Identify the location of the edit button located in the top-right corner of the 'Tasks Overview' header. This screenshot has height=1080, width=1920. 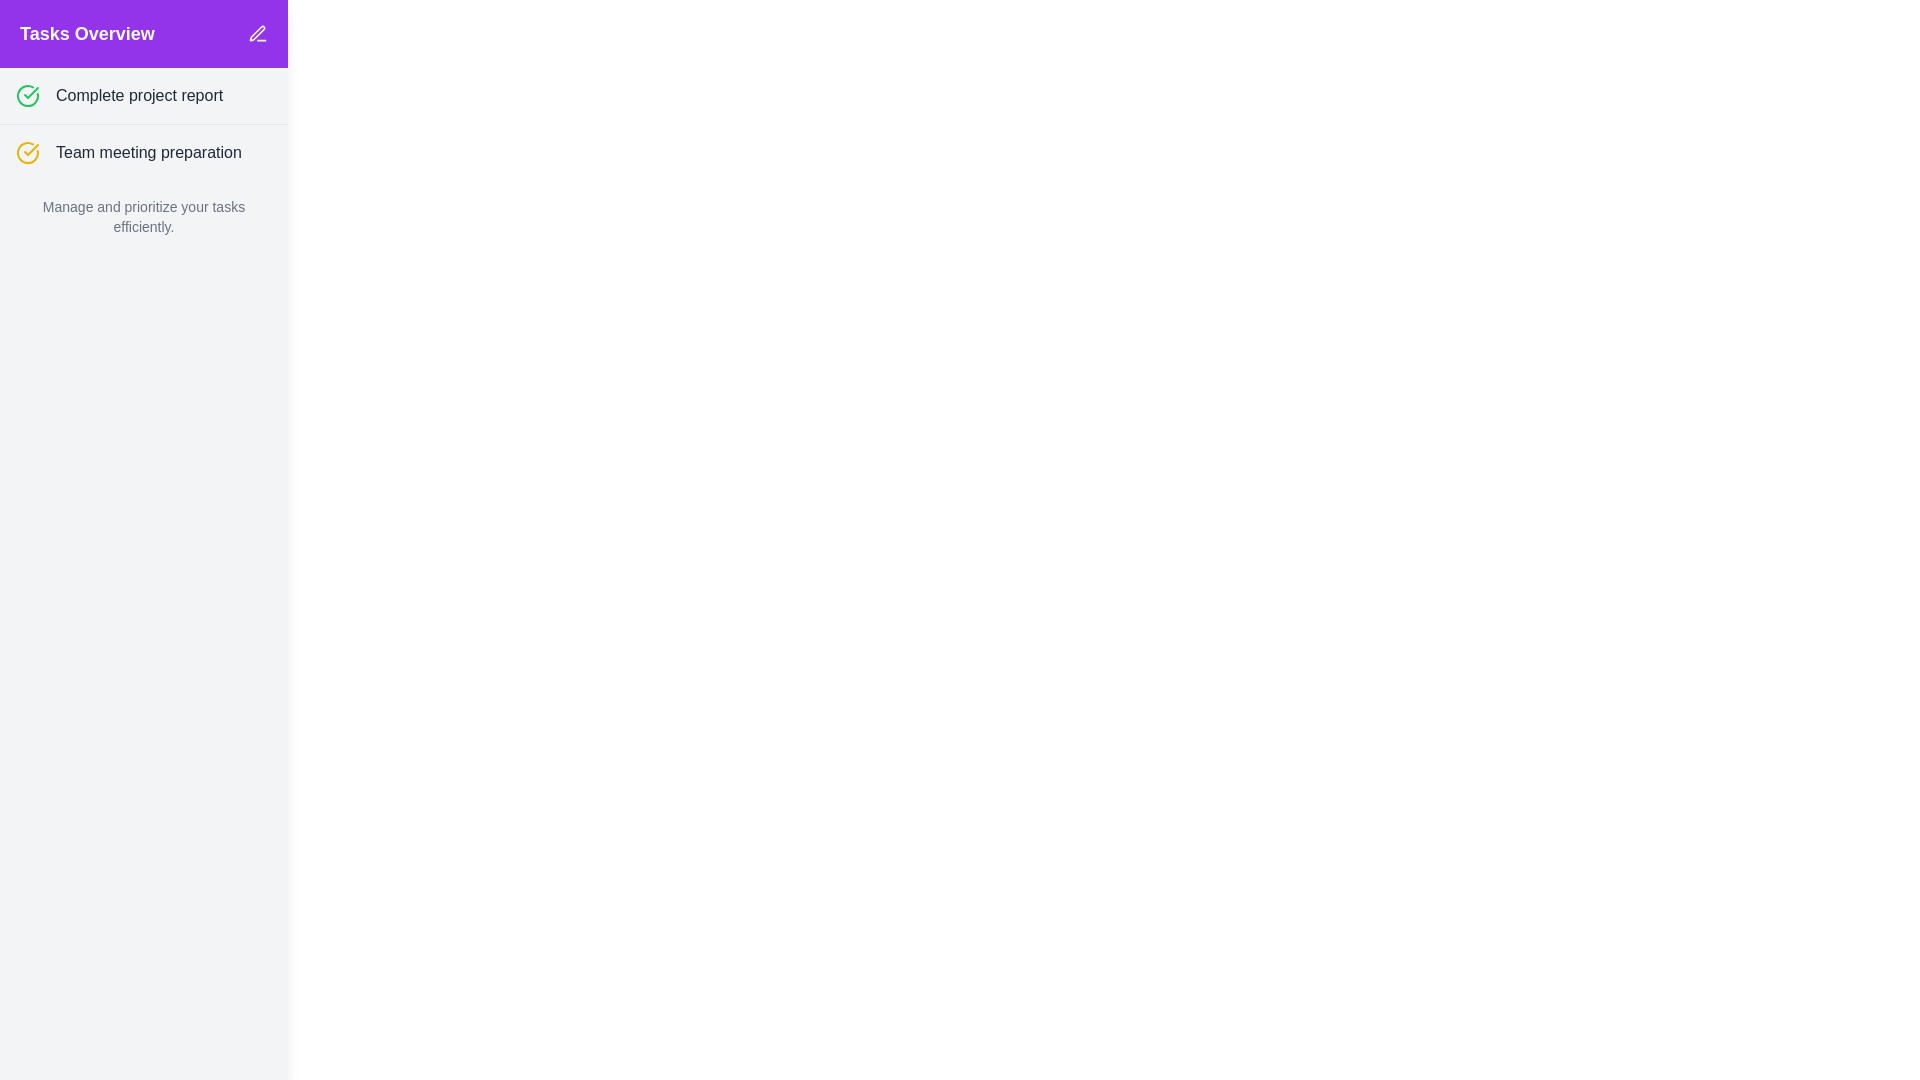
(257, 34).